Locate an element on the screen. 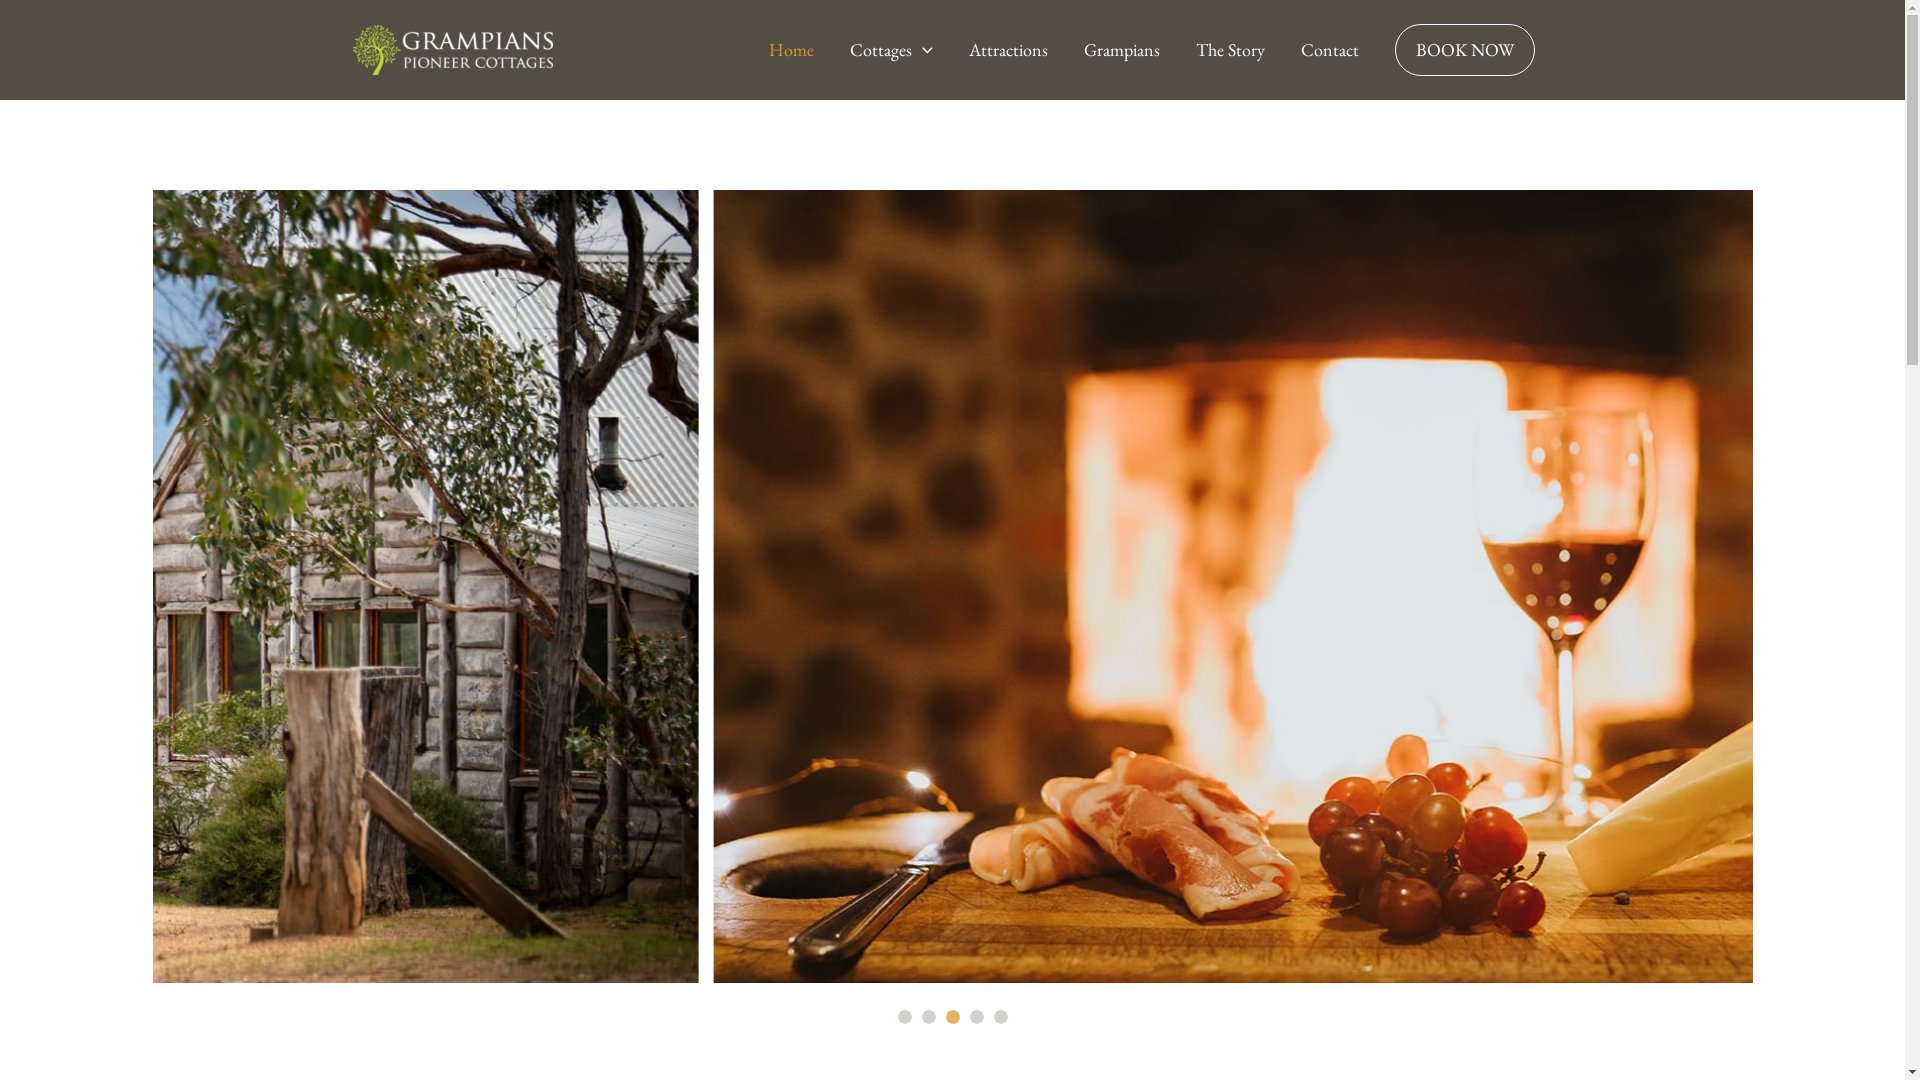 Image resolution: width=1920 pixels, height=1080 pixels. 'The Story' is located at coordinates (1229, 49).